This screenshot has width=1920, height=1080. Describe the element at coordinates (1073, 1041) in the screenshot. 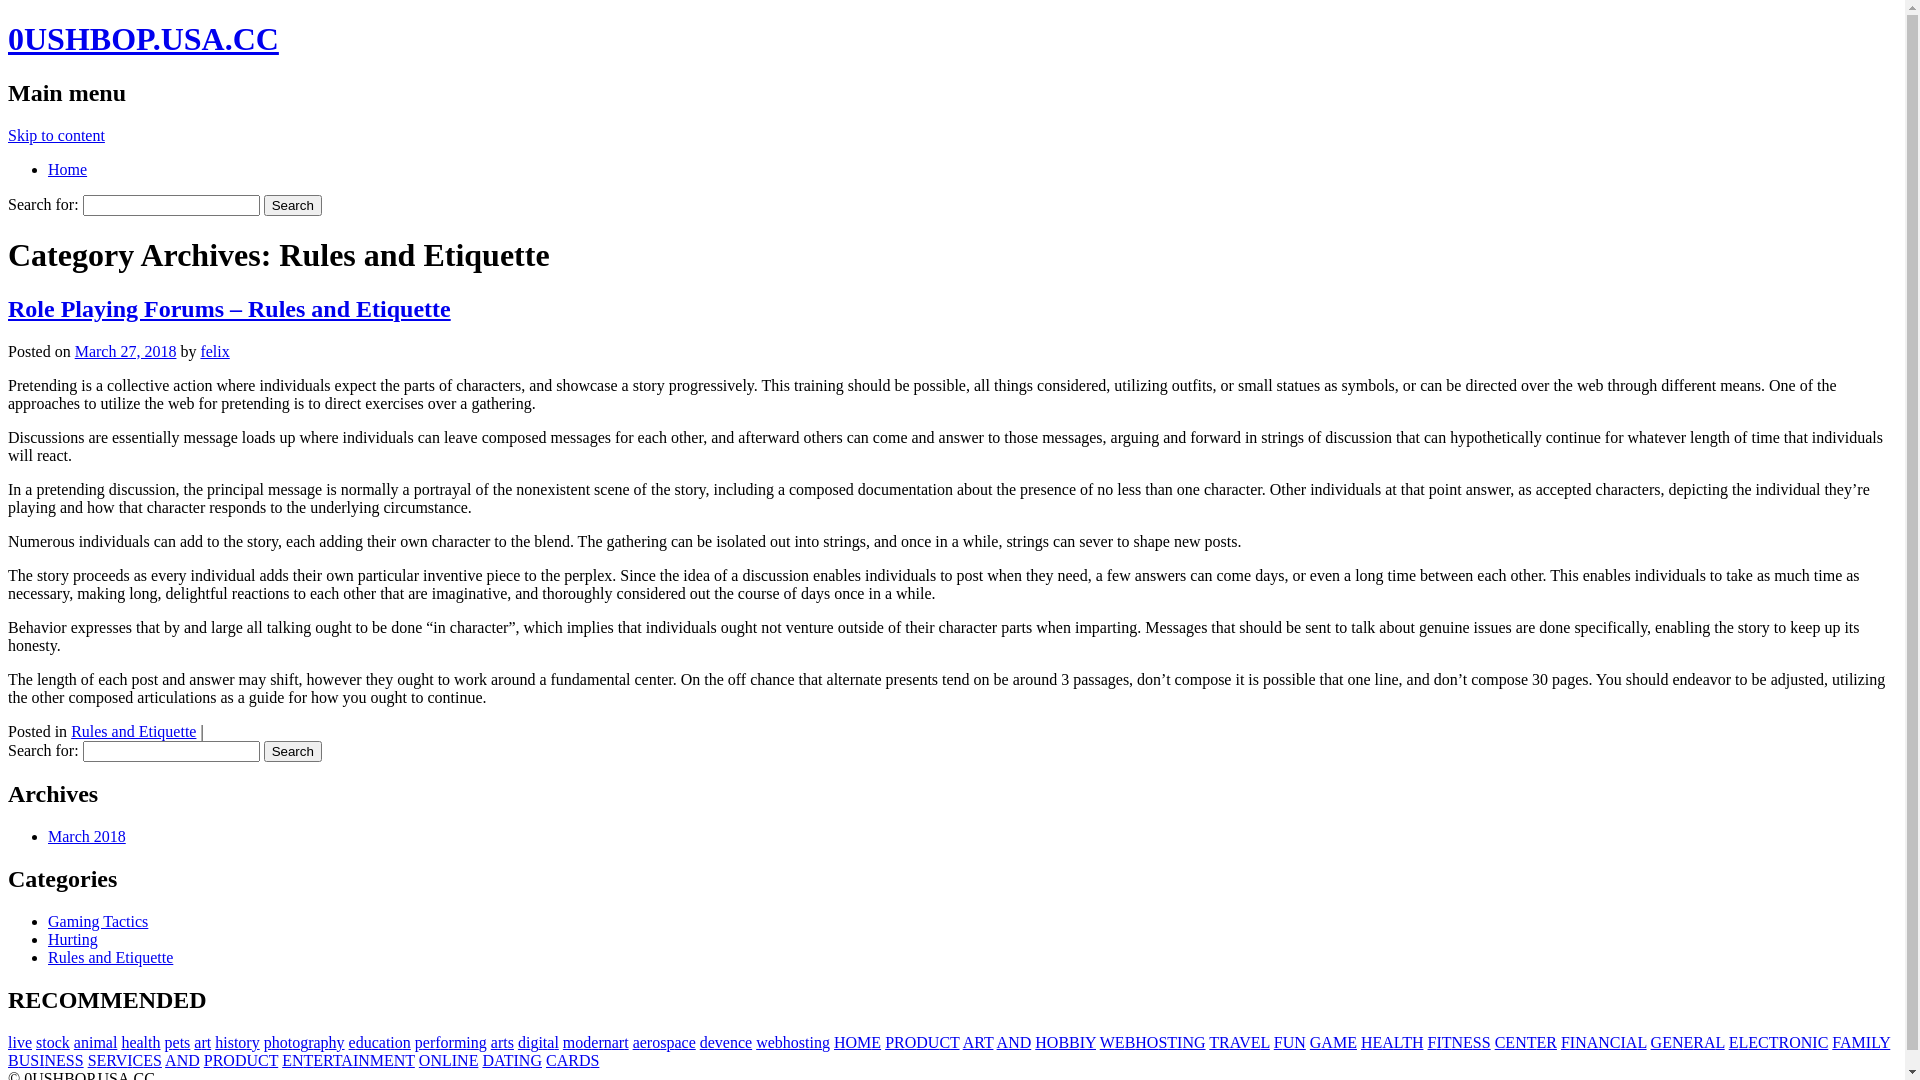

I see `'B'` at that location.